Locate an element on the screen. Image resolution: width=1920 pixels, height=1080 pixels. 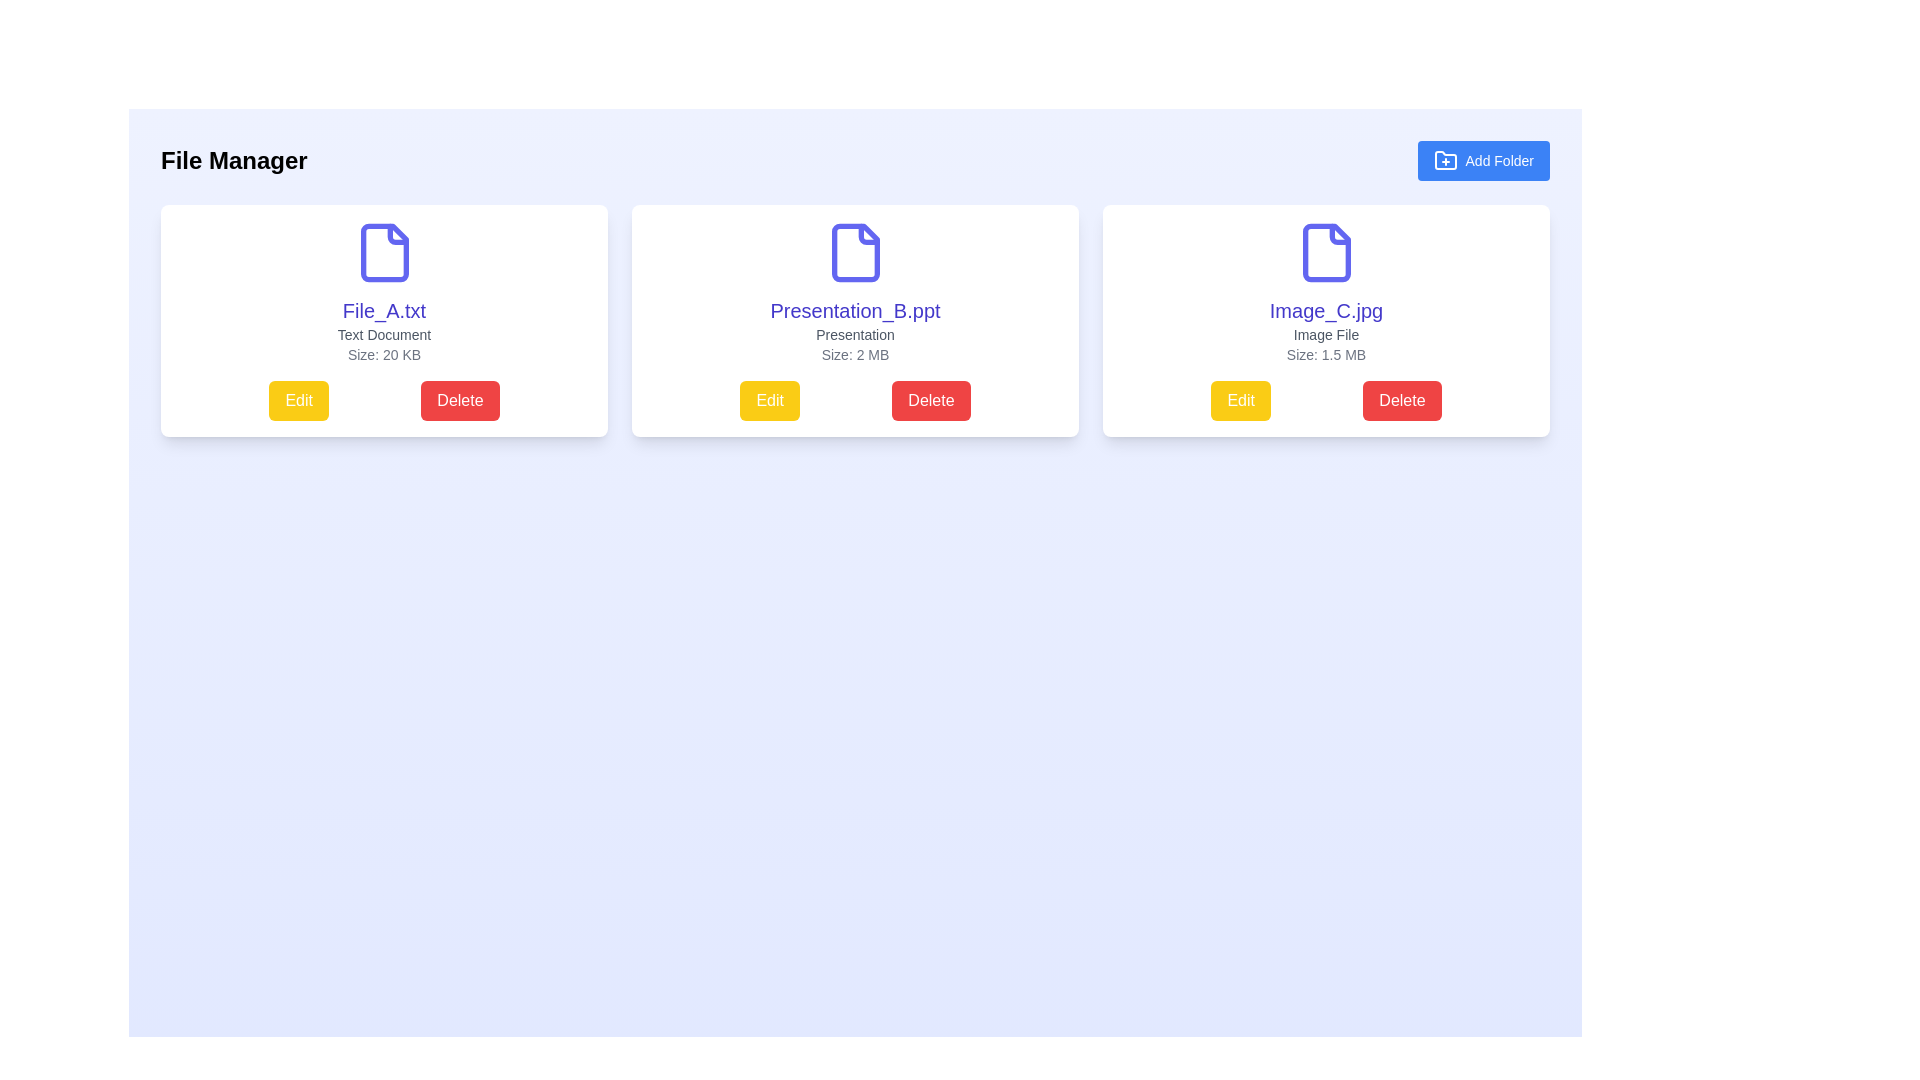
the 'Add Folder' button which contains a folder icon with a plus sign overlay, located in the top-right corner of the interface is located at coordinates (1445, 159).